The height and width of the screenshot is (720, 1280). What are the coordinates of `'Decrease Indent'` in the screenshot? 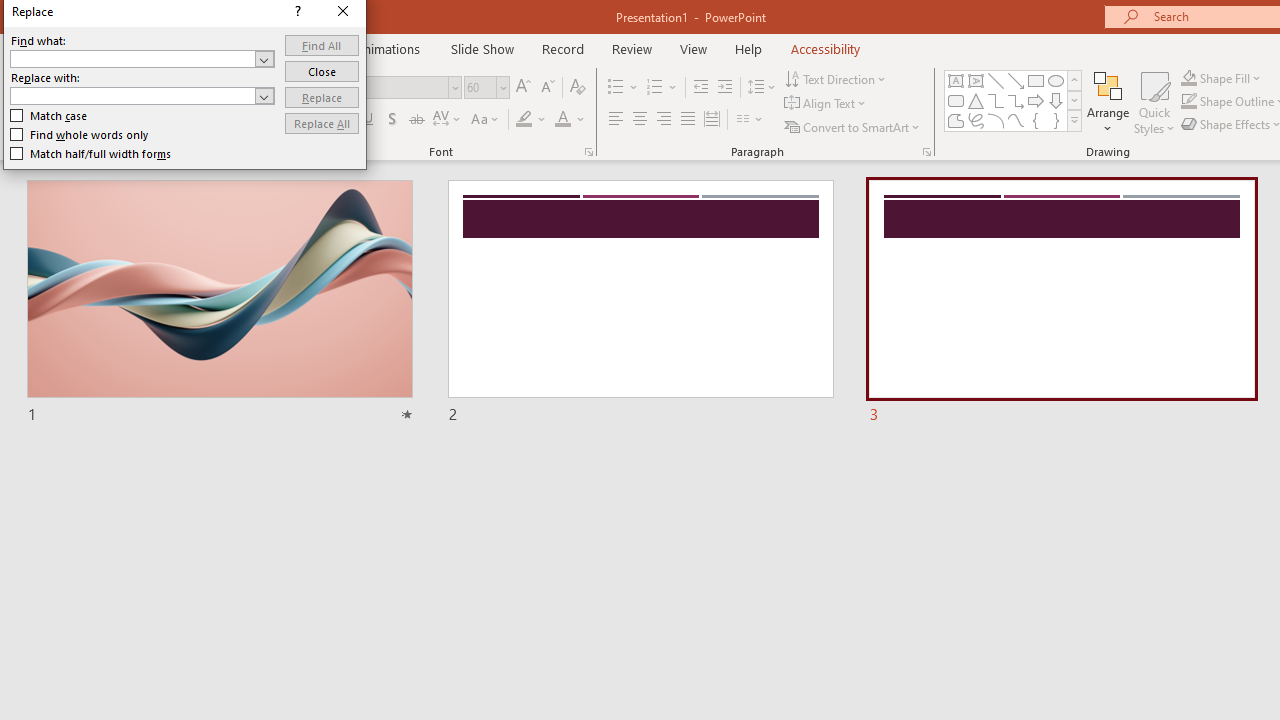 It's located at (700, 86).